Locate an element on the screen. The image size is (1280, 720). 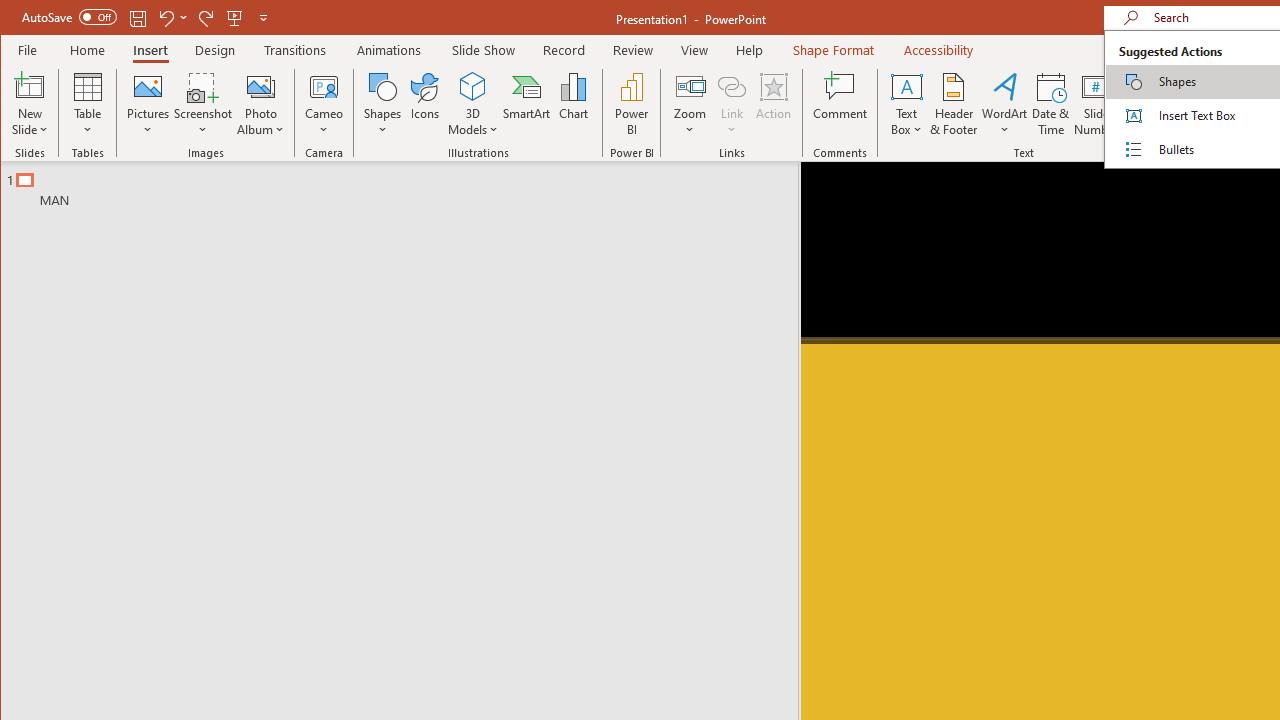
'Link' is located at coordinates (730, 104).